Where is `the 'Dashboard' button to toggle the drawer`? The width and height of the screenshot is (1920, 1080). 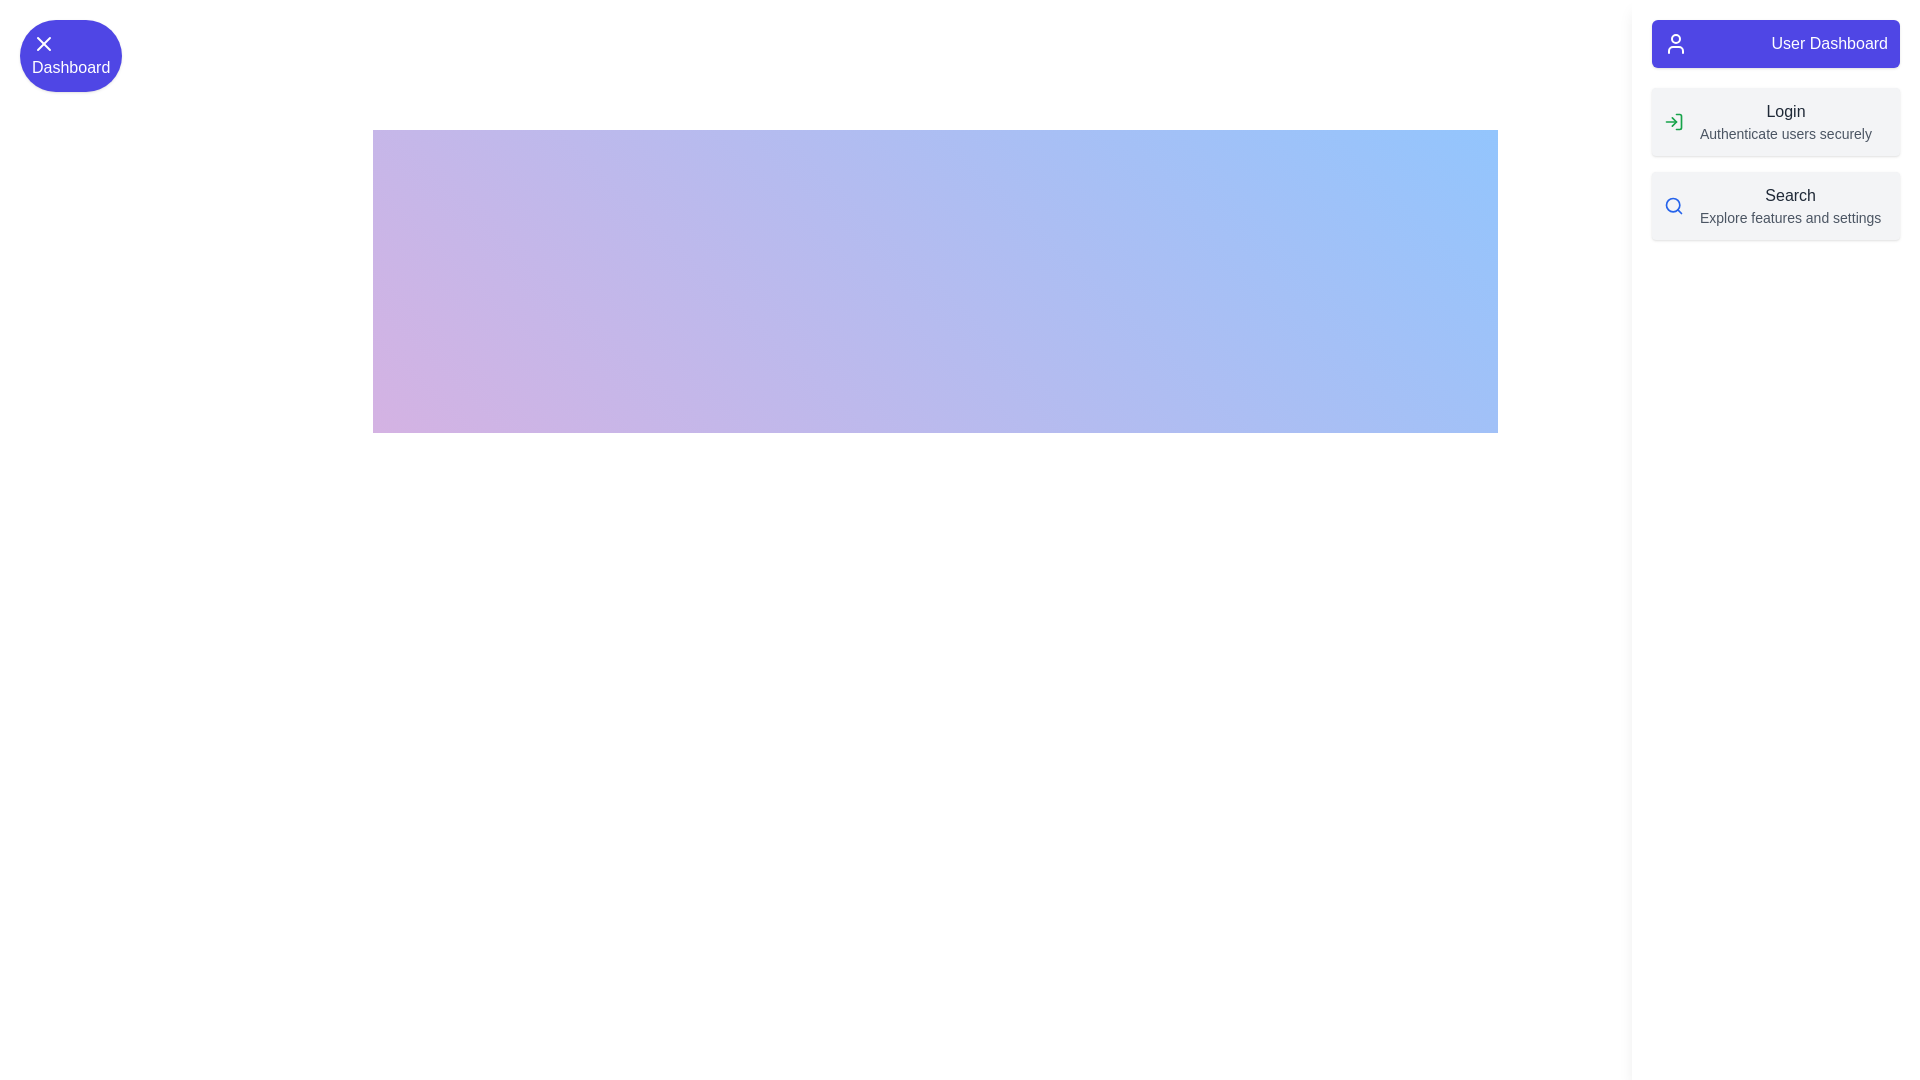 the 'Dashboard' button to toggle the drawer is located at coordinates (71, 55).